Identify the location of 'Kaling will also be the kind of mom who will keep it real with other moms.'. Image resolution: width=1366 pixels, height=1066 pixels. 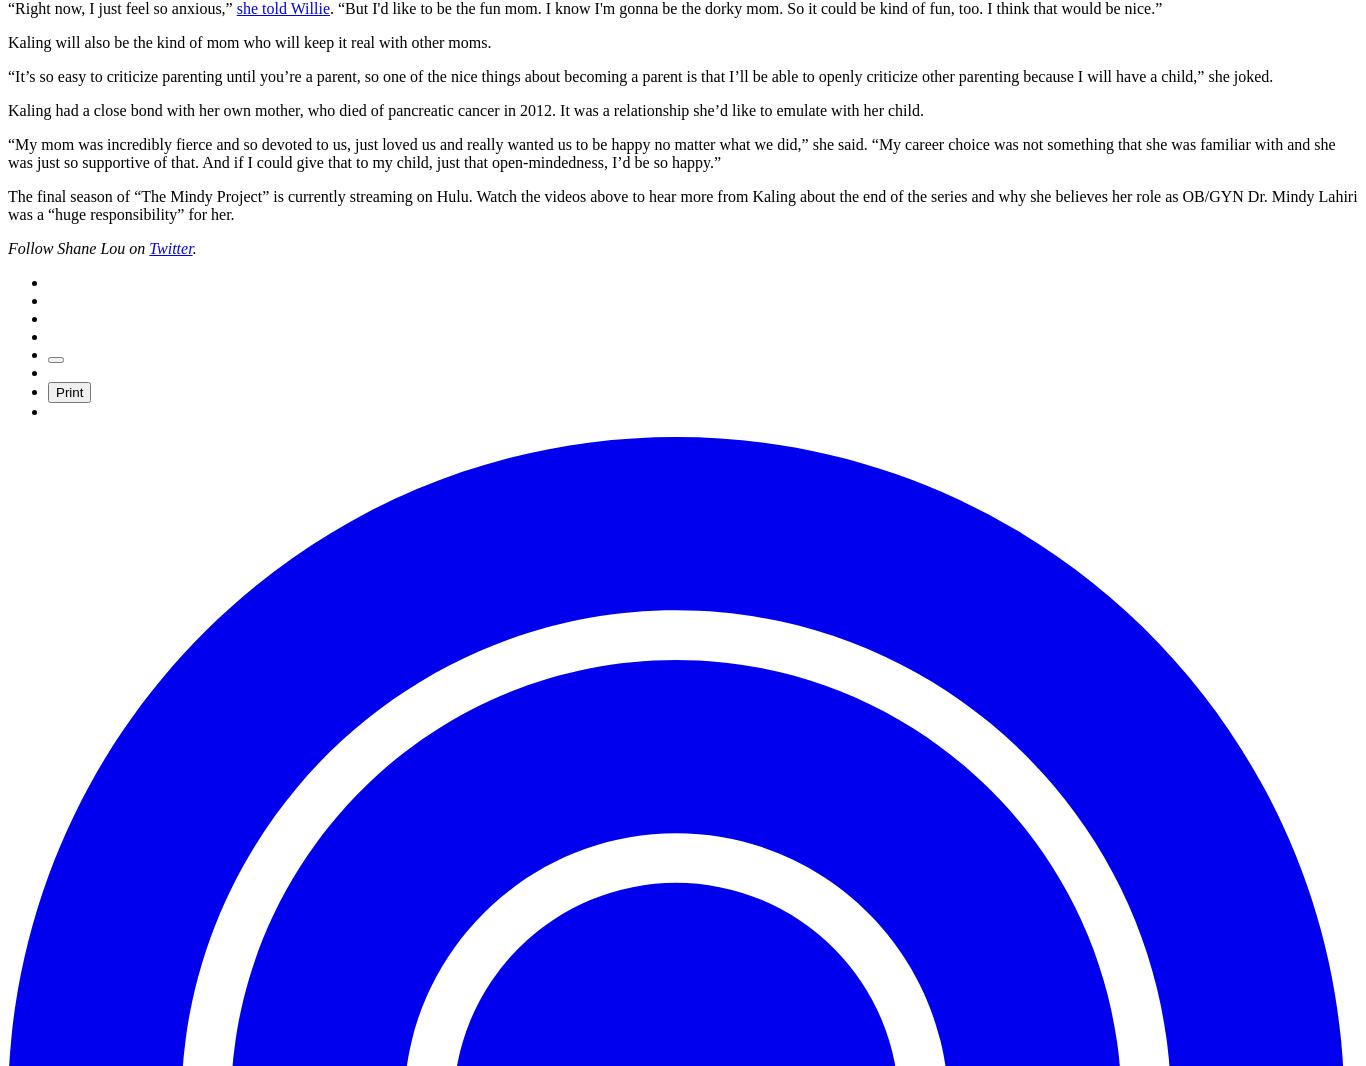
(249, 41).